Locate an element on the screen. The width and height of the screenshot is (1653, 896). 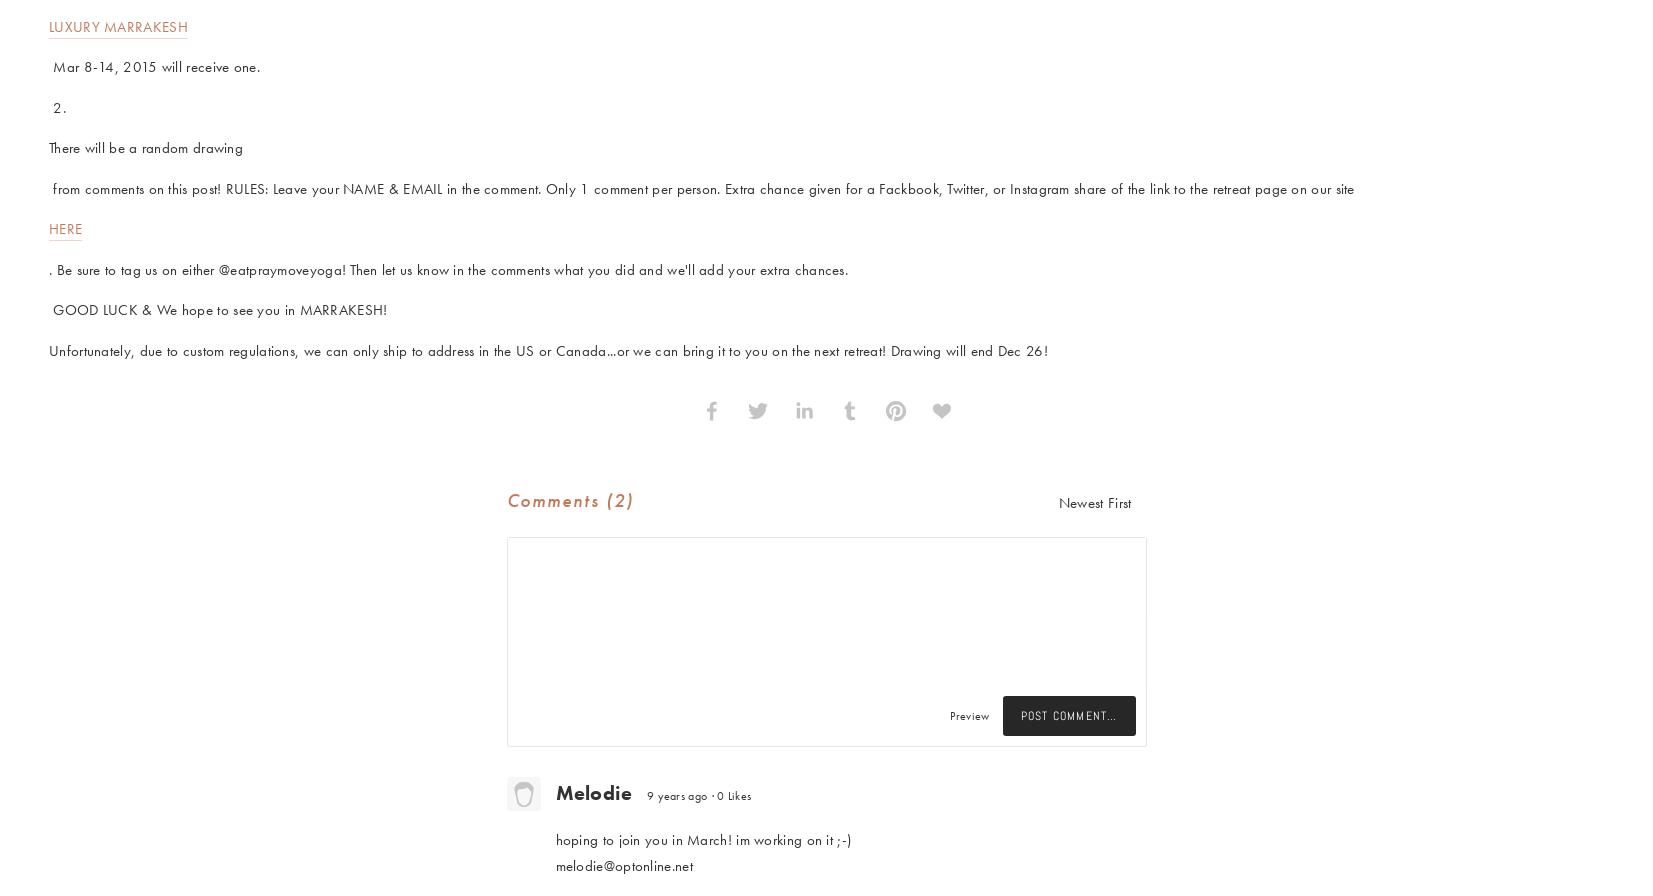
'hoping to join you in March! im working on it ;-)' is located at coordinates (554, 840).